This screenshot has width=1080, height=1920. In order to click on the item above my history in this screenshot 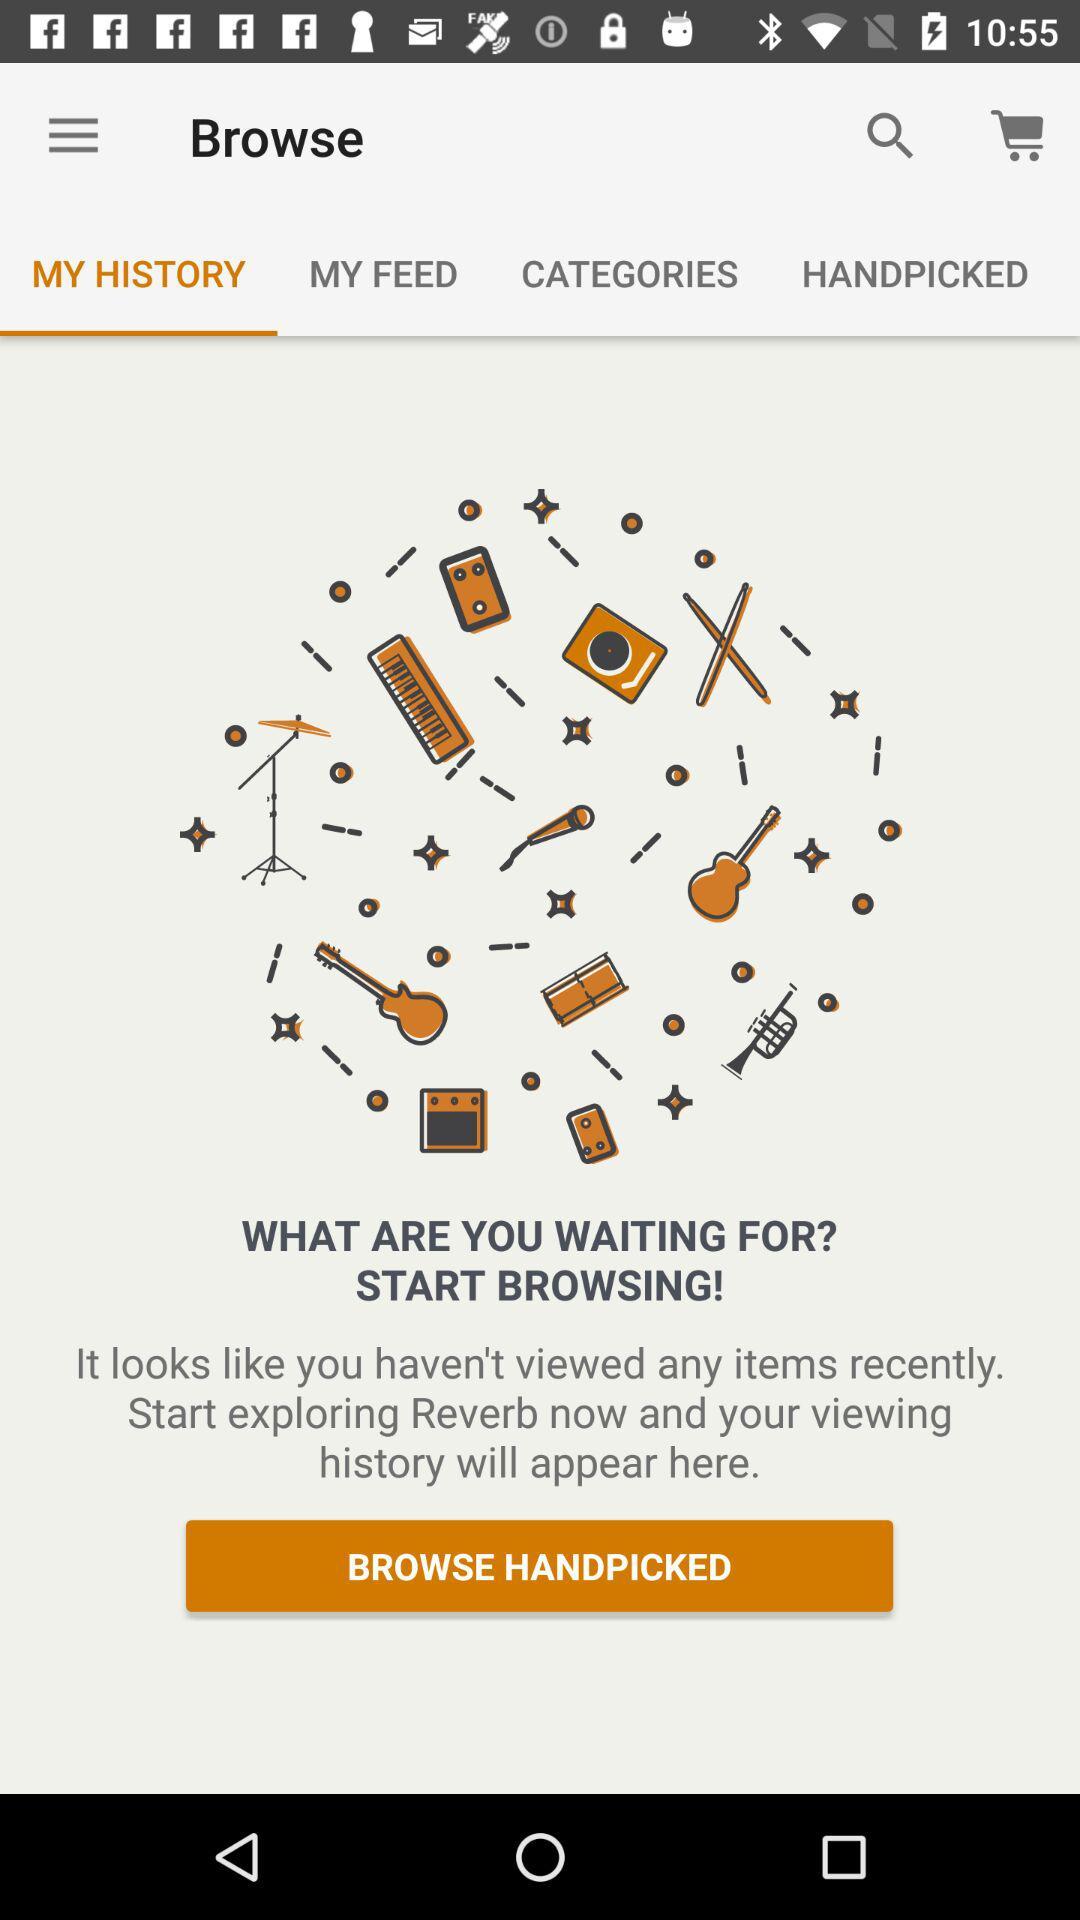, I will do `click(72, 135)`.